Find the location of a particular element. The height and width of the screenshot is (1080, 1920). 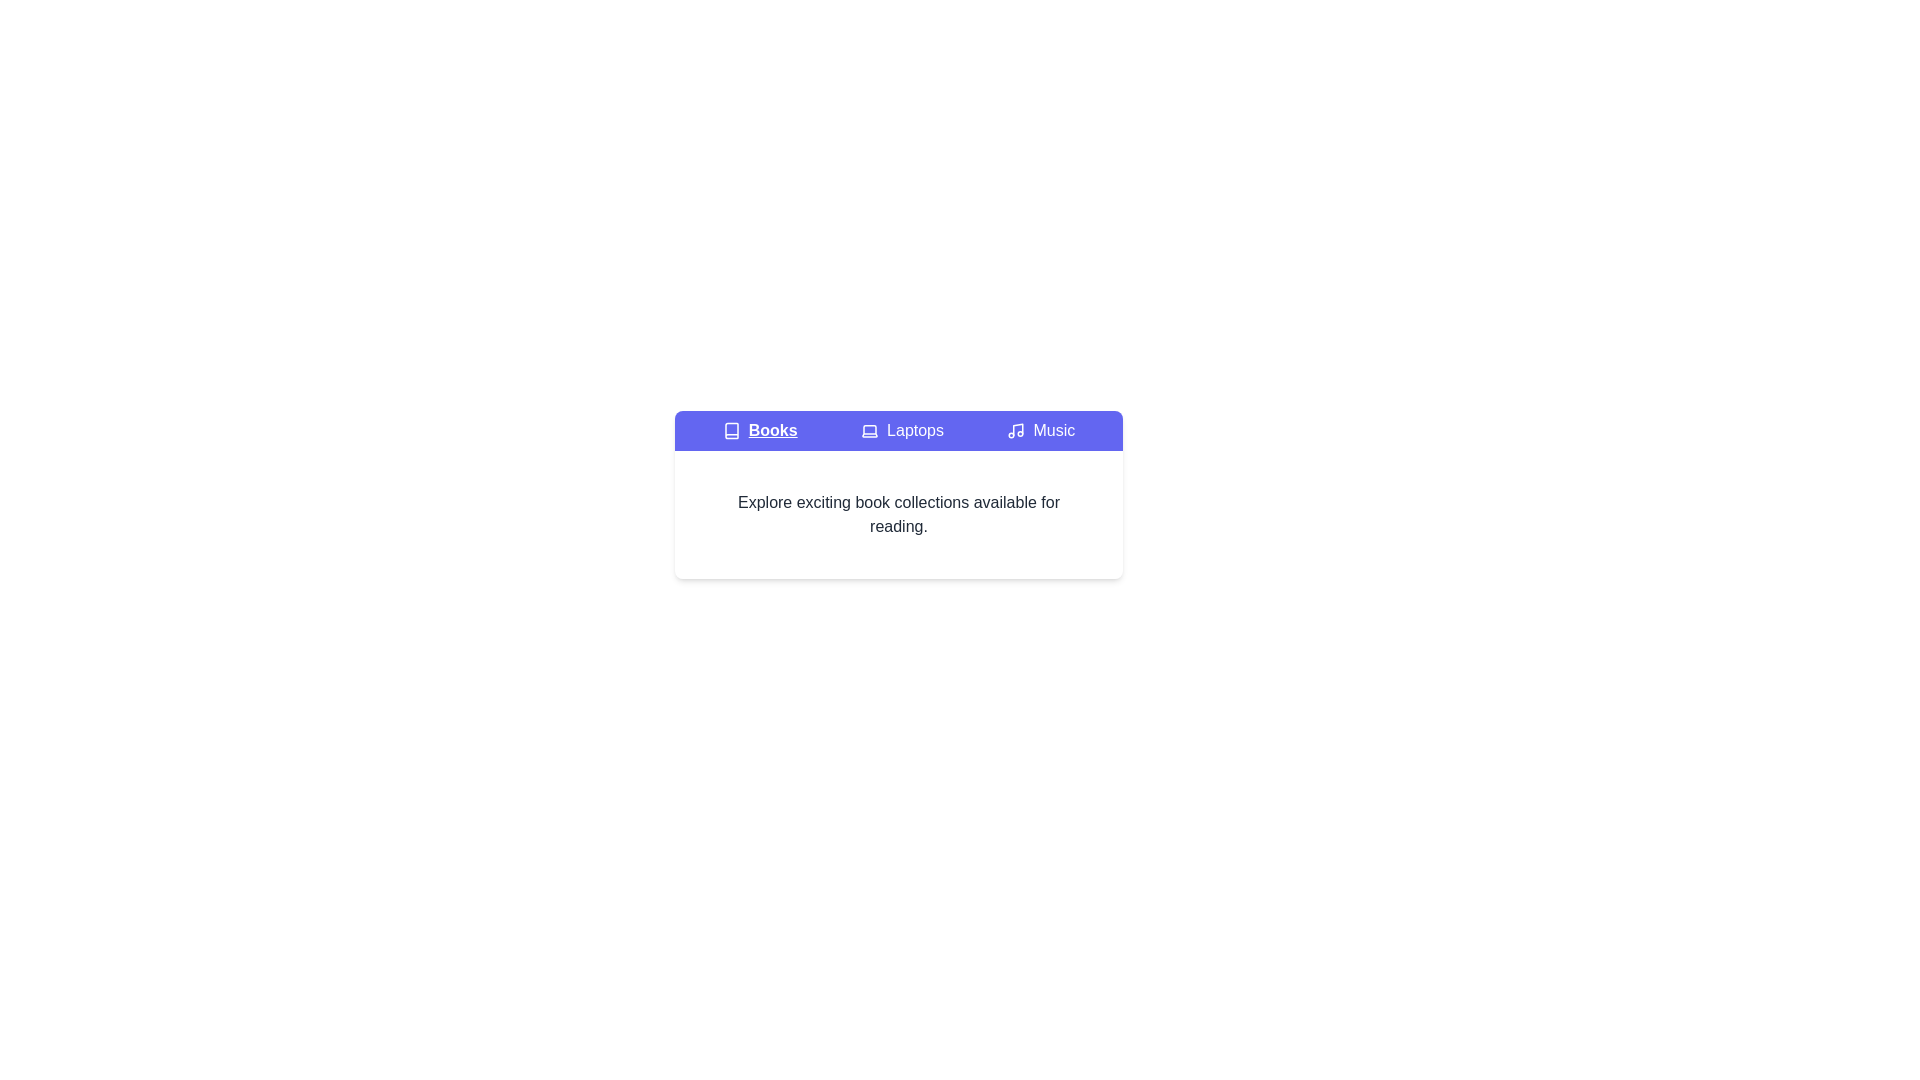

the Music tab to inspect its title and icon is located at coordinates (1040, 430).